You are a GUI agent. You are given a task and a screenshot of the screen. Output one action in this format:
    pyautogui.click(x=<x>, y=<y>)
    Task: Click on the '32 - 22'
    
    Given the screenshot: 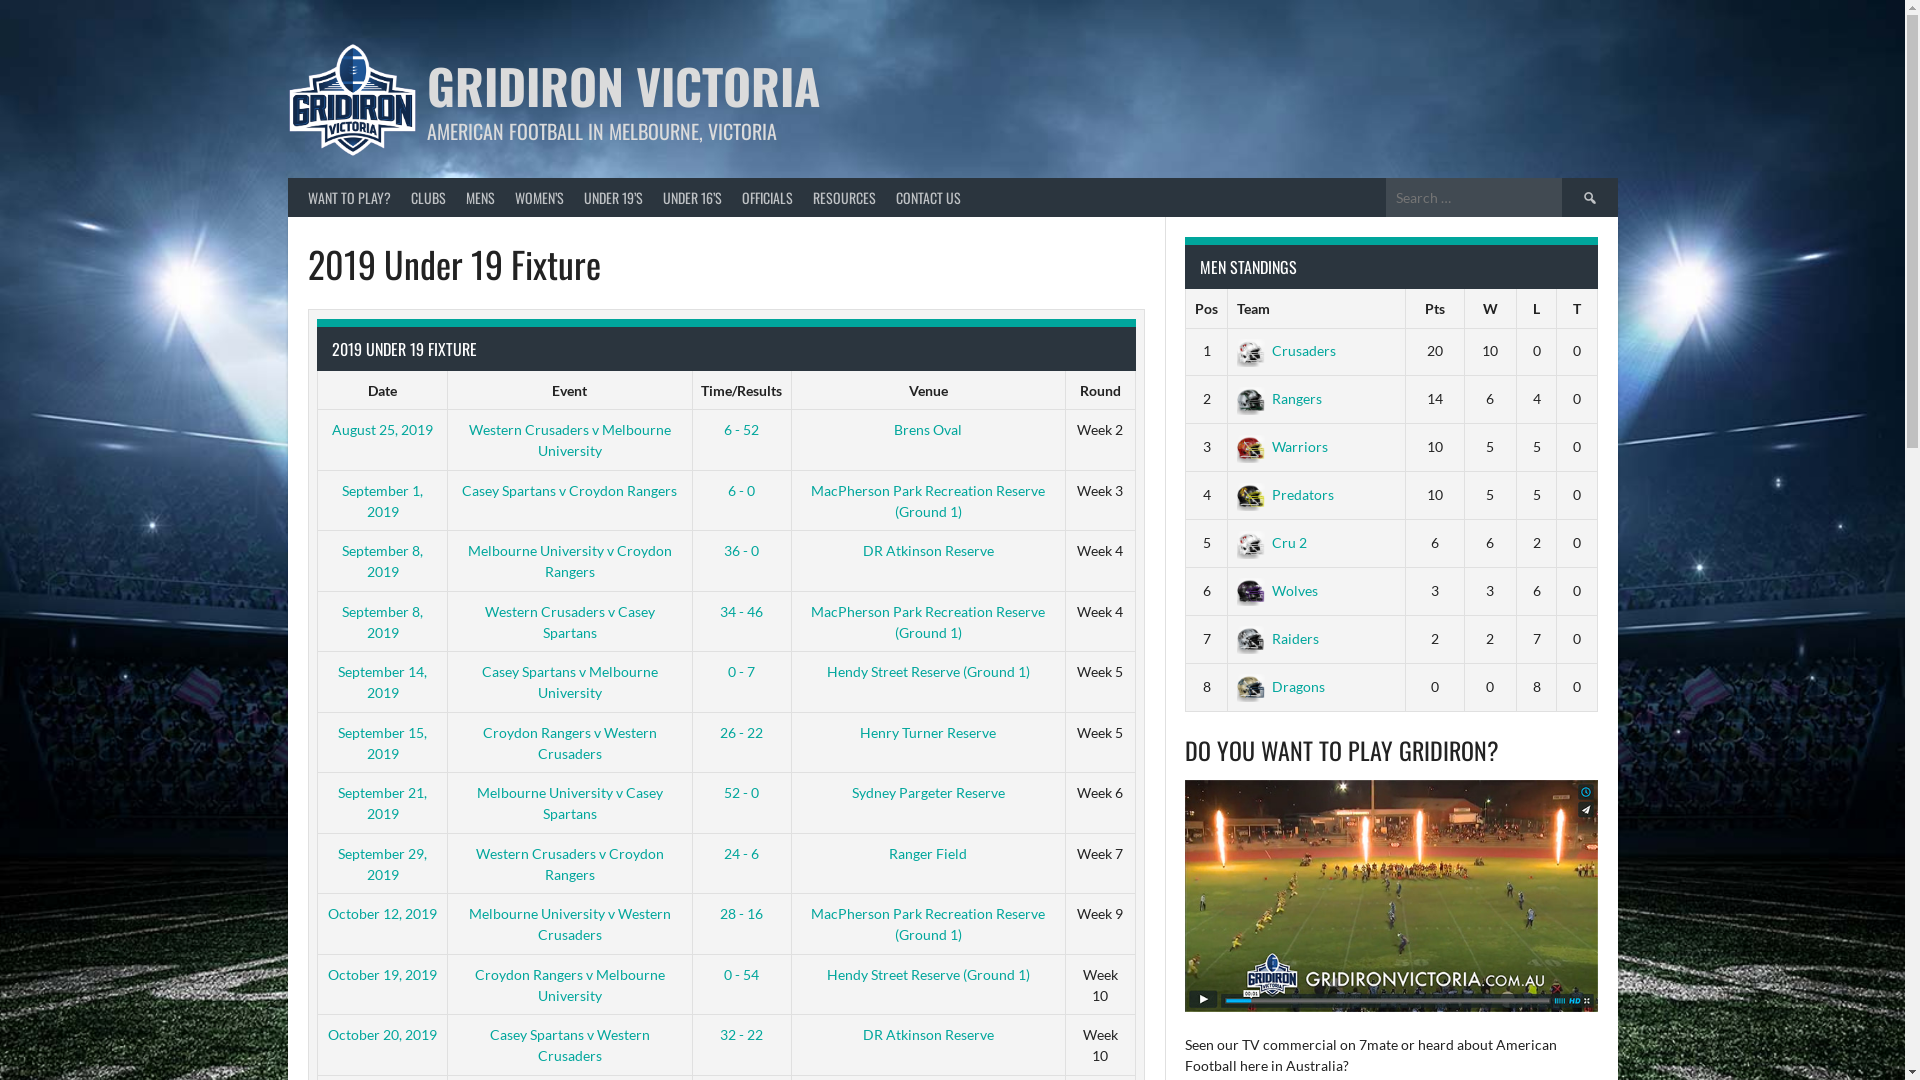 What is the action you would take?
    pyautogui.click(x=740, y=1034)
    